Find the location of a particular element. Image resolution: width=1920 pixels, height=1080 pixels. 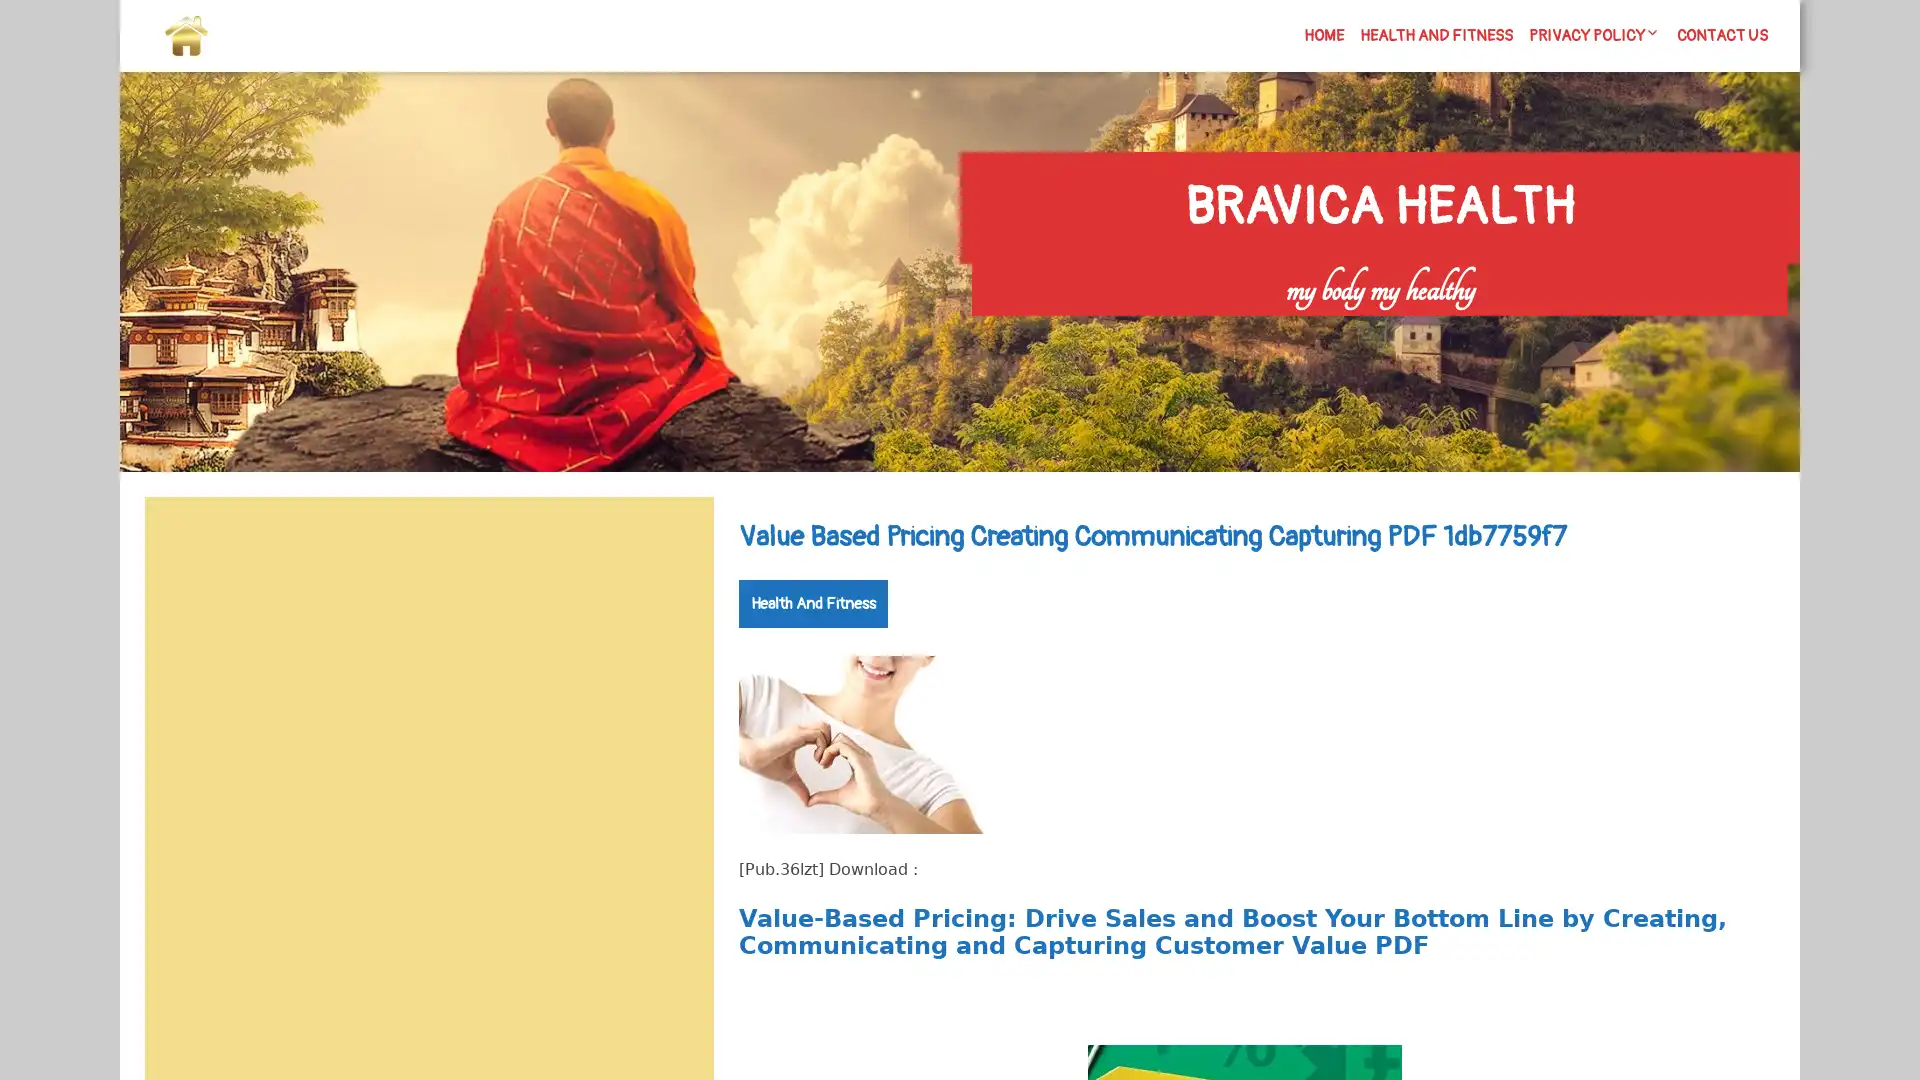

Search is located at coordinates (1557, 327).